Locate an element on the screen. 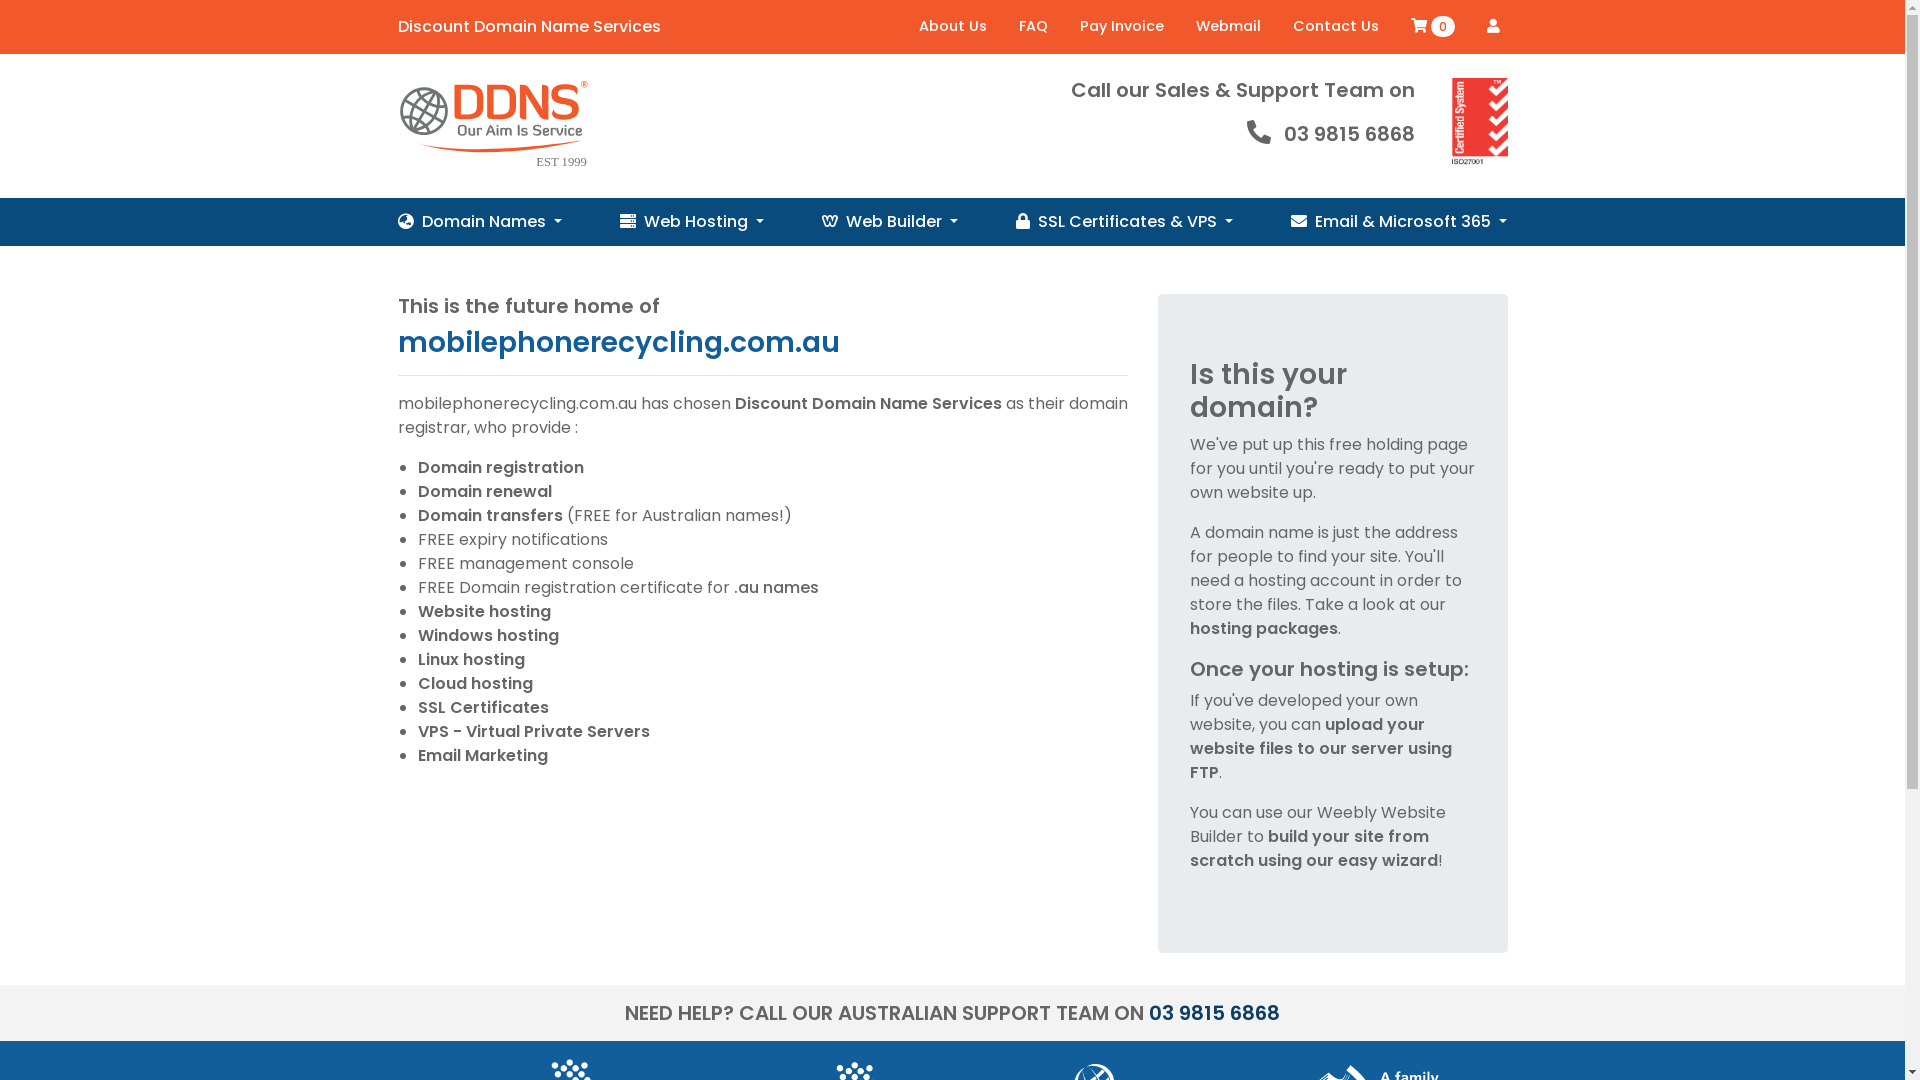  'hosting packages' is located at coordinates (1190, 627).